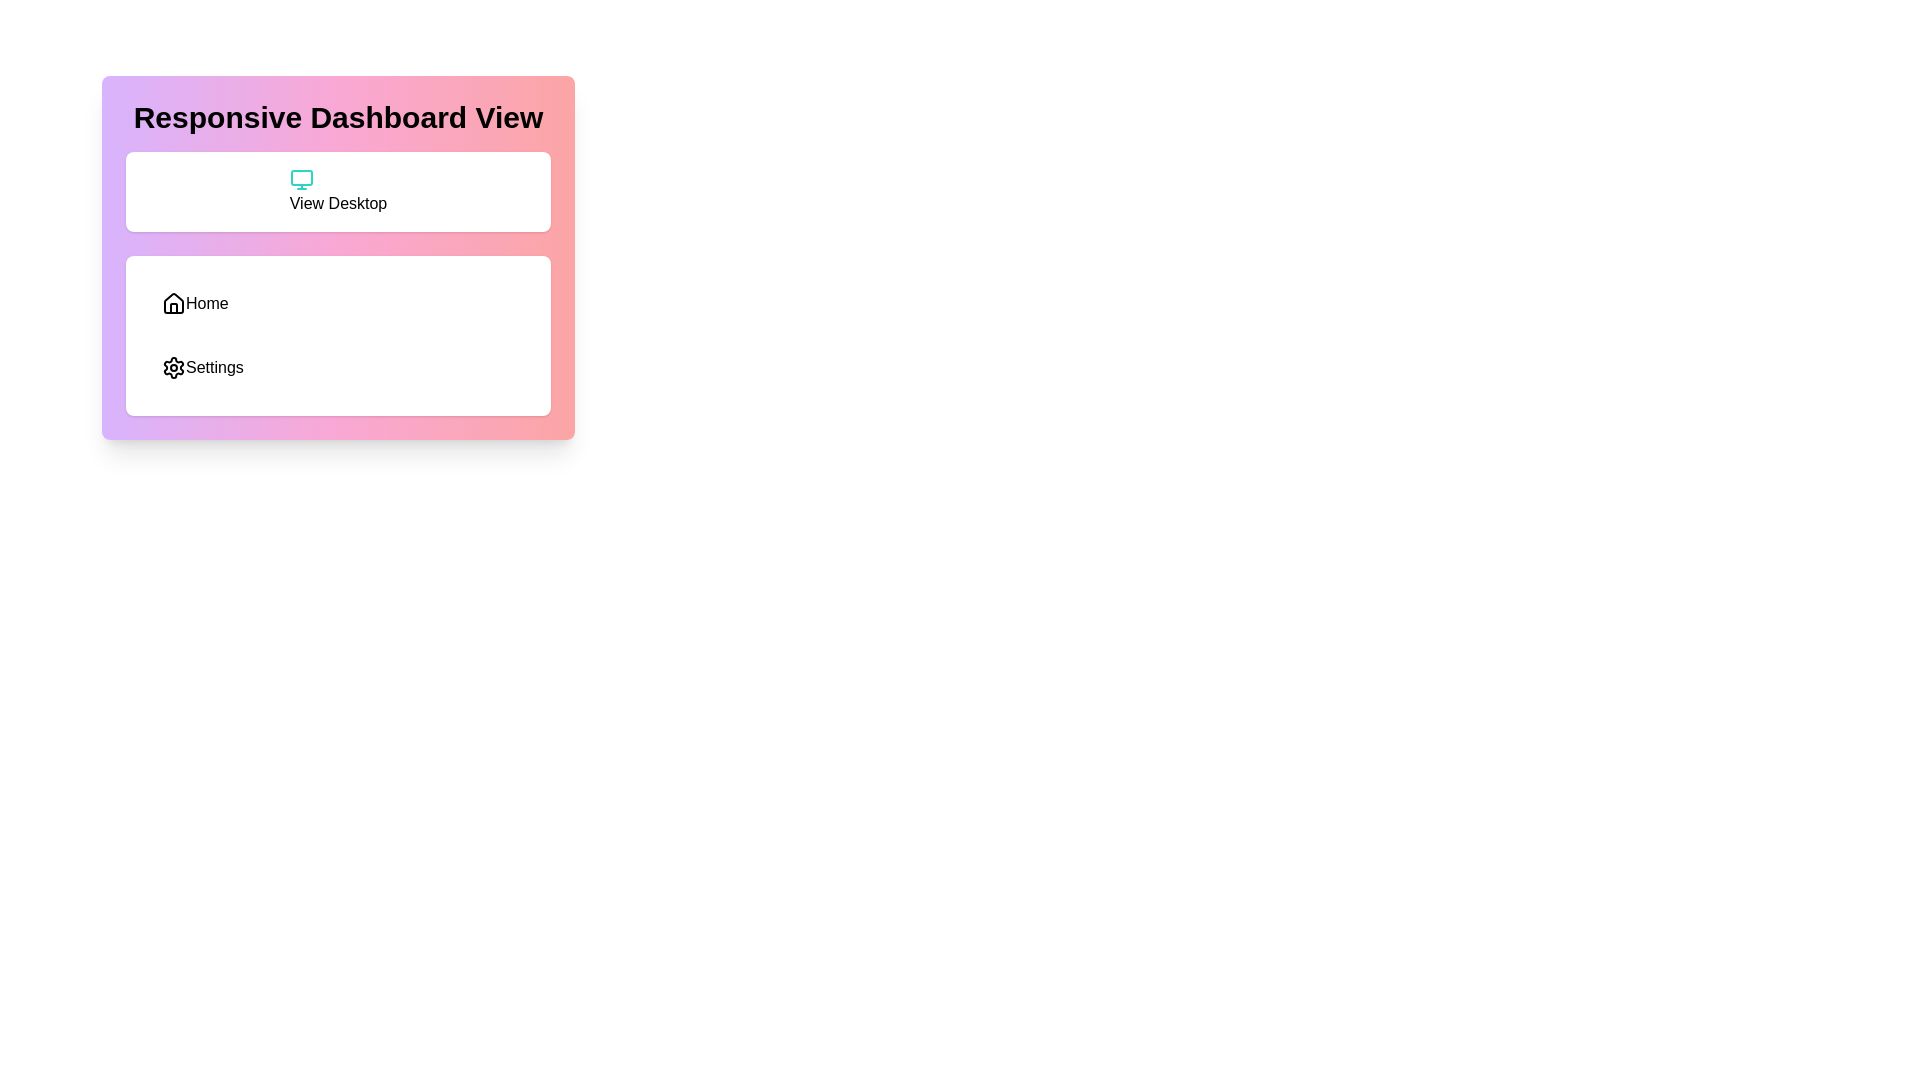 This screenshot has width=1920, height=1080. Describe the element at coordinates (173, 367) in the screenshot. I see `the gear icon associated with settings` at that location.